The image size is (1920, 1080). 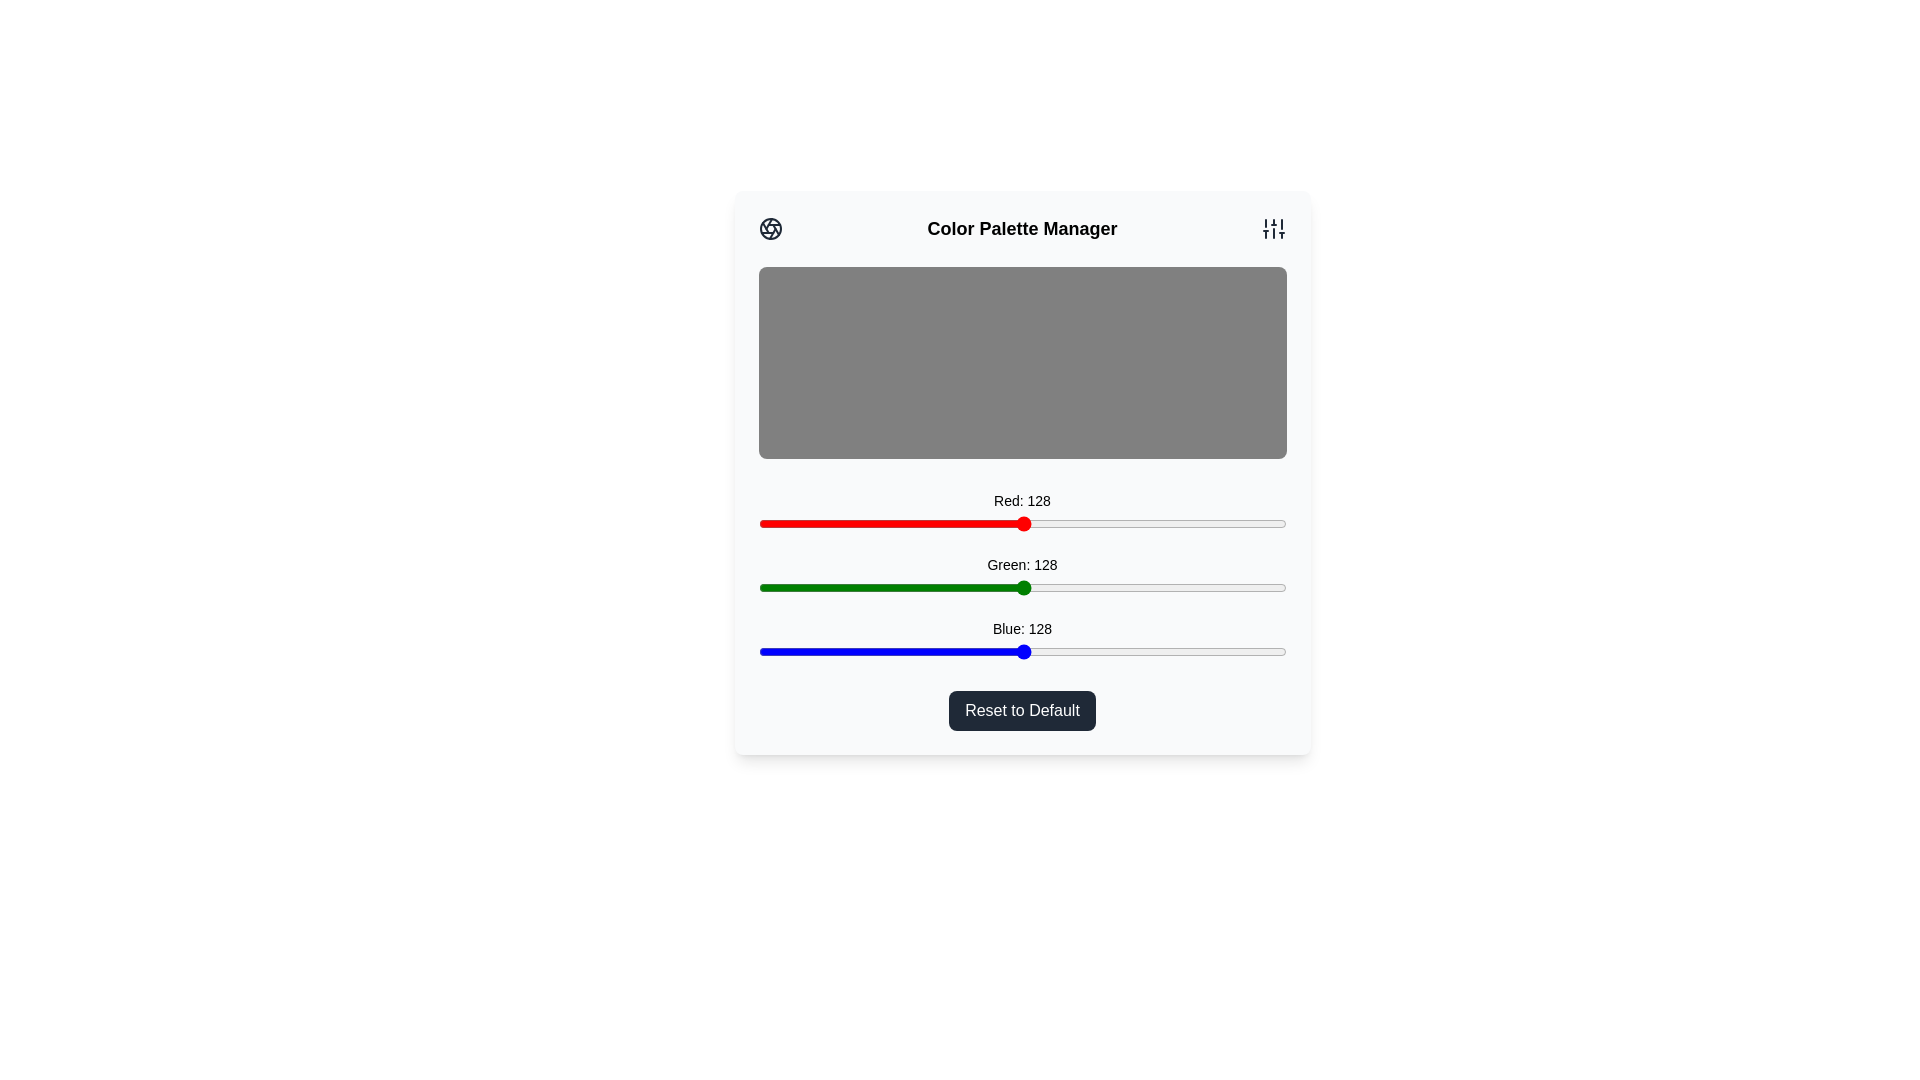 What do you see at coordinates (1237, 586) in the screenshot?
I see `the green slider to set the green intensity to 232` at bounding box center [1237, 586].